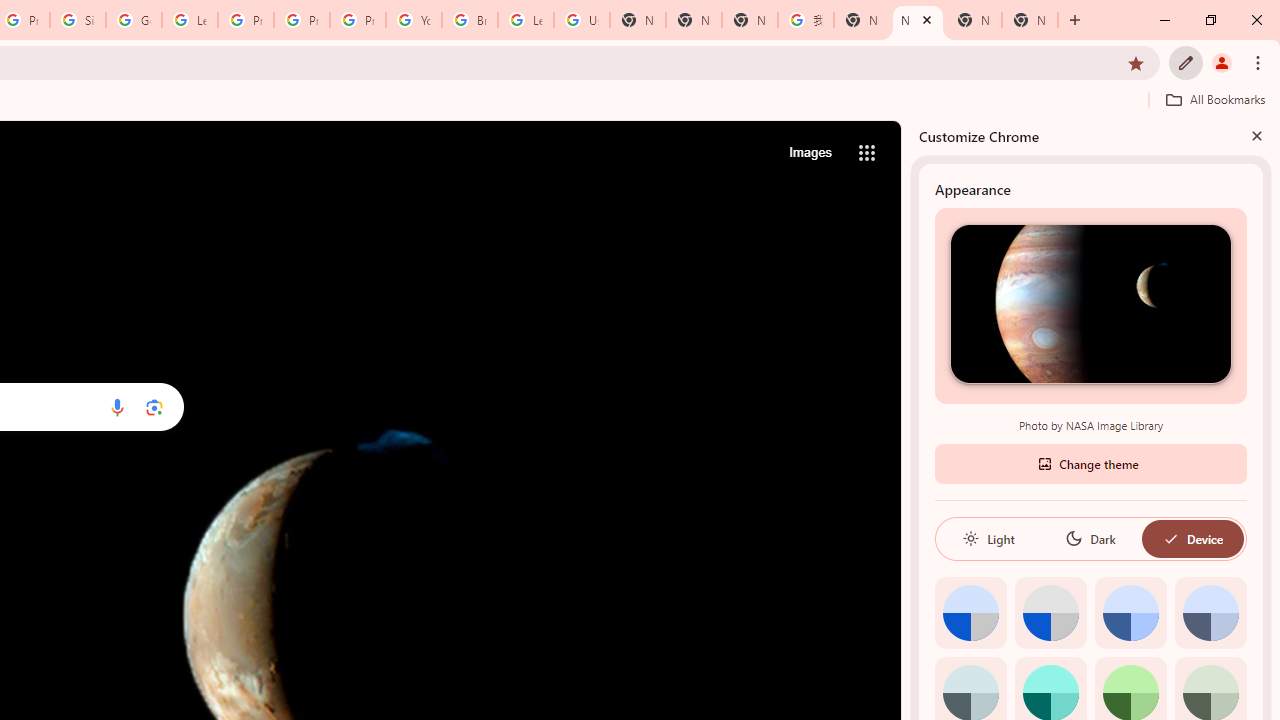  What do you see at coordinates (1089, 537) in the screenshot?
I see `'Dark'` at bounding box center [1089, 537].